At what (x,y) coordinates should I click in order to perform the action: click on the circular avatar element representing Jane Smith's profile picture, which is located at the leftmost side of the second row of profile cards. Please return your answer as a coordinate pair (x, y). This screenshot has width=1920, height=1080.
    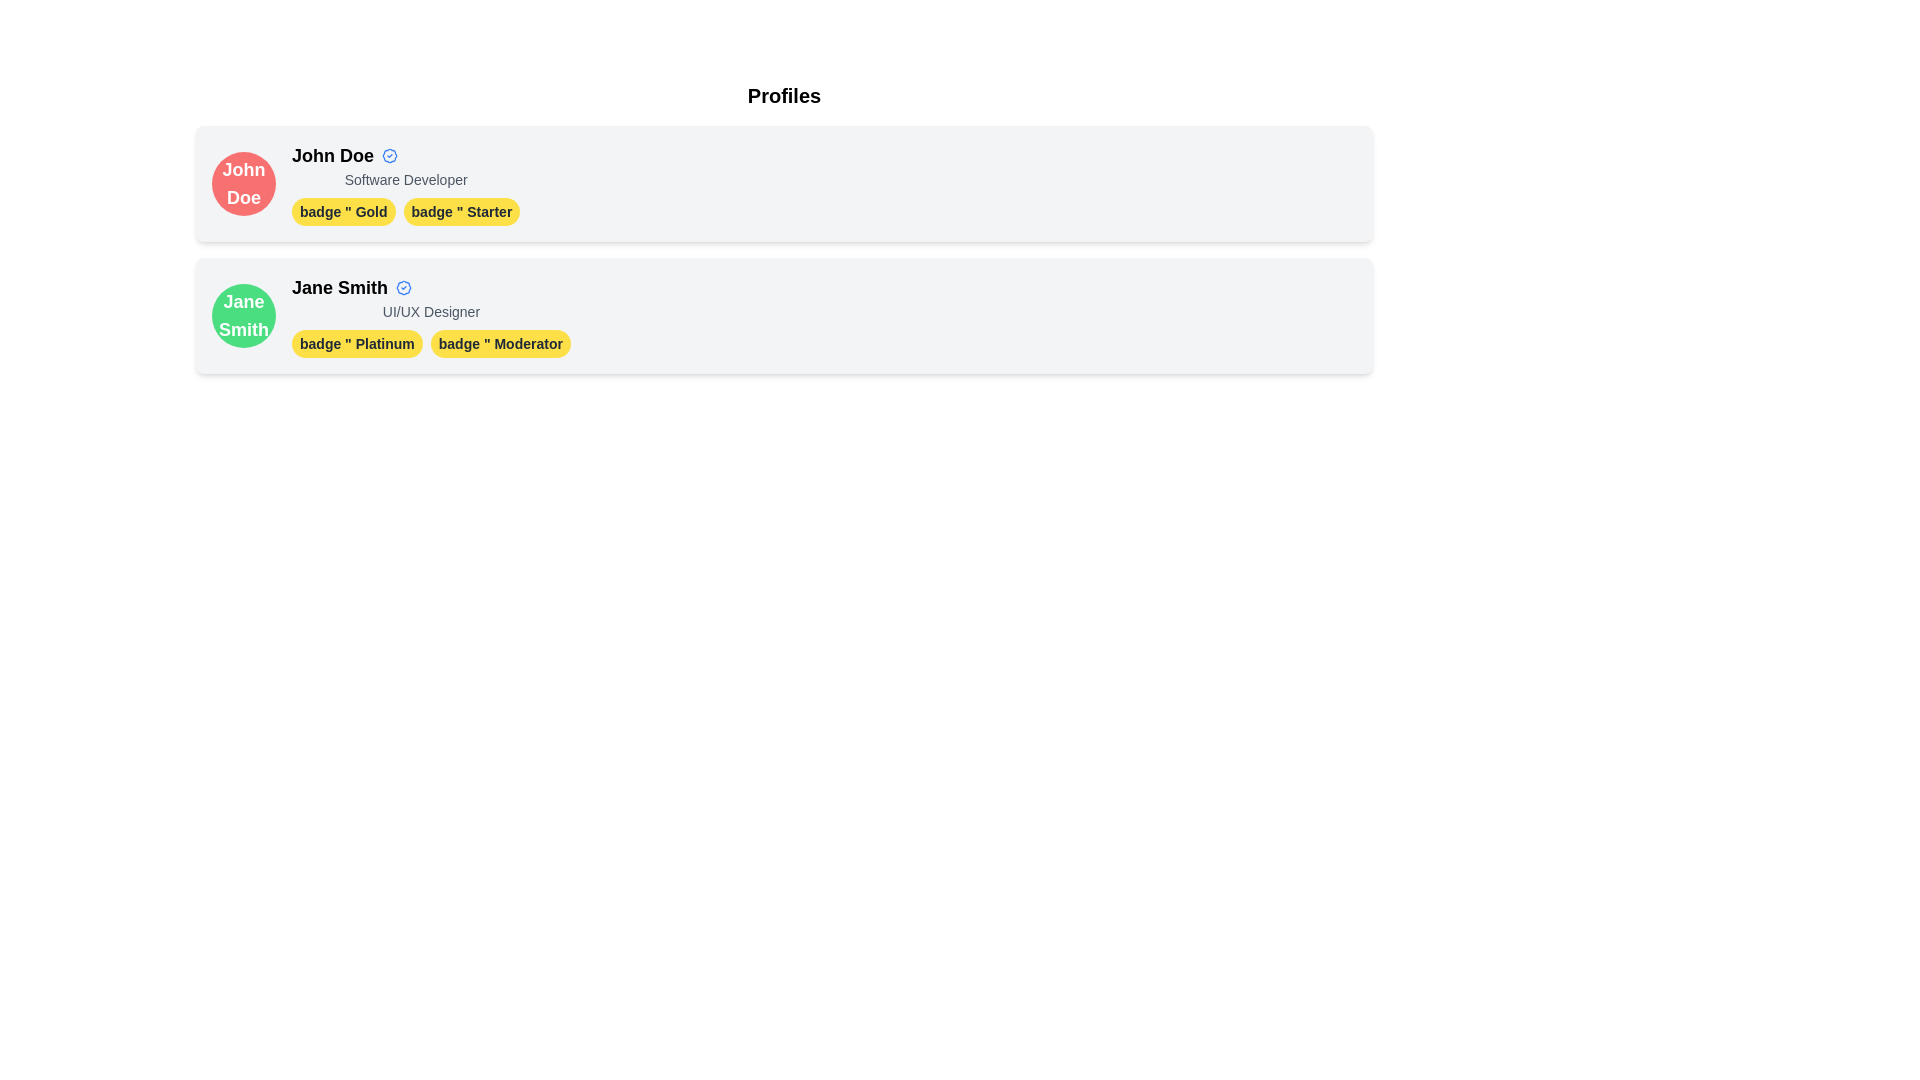
    Looking at the image, I should click on (243, 315).